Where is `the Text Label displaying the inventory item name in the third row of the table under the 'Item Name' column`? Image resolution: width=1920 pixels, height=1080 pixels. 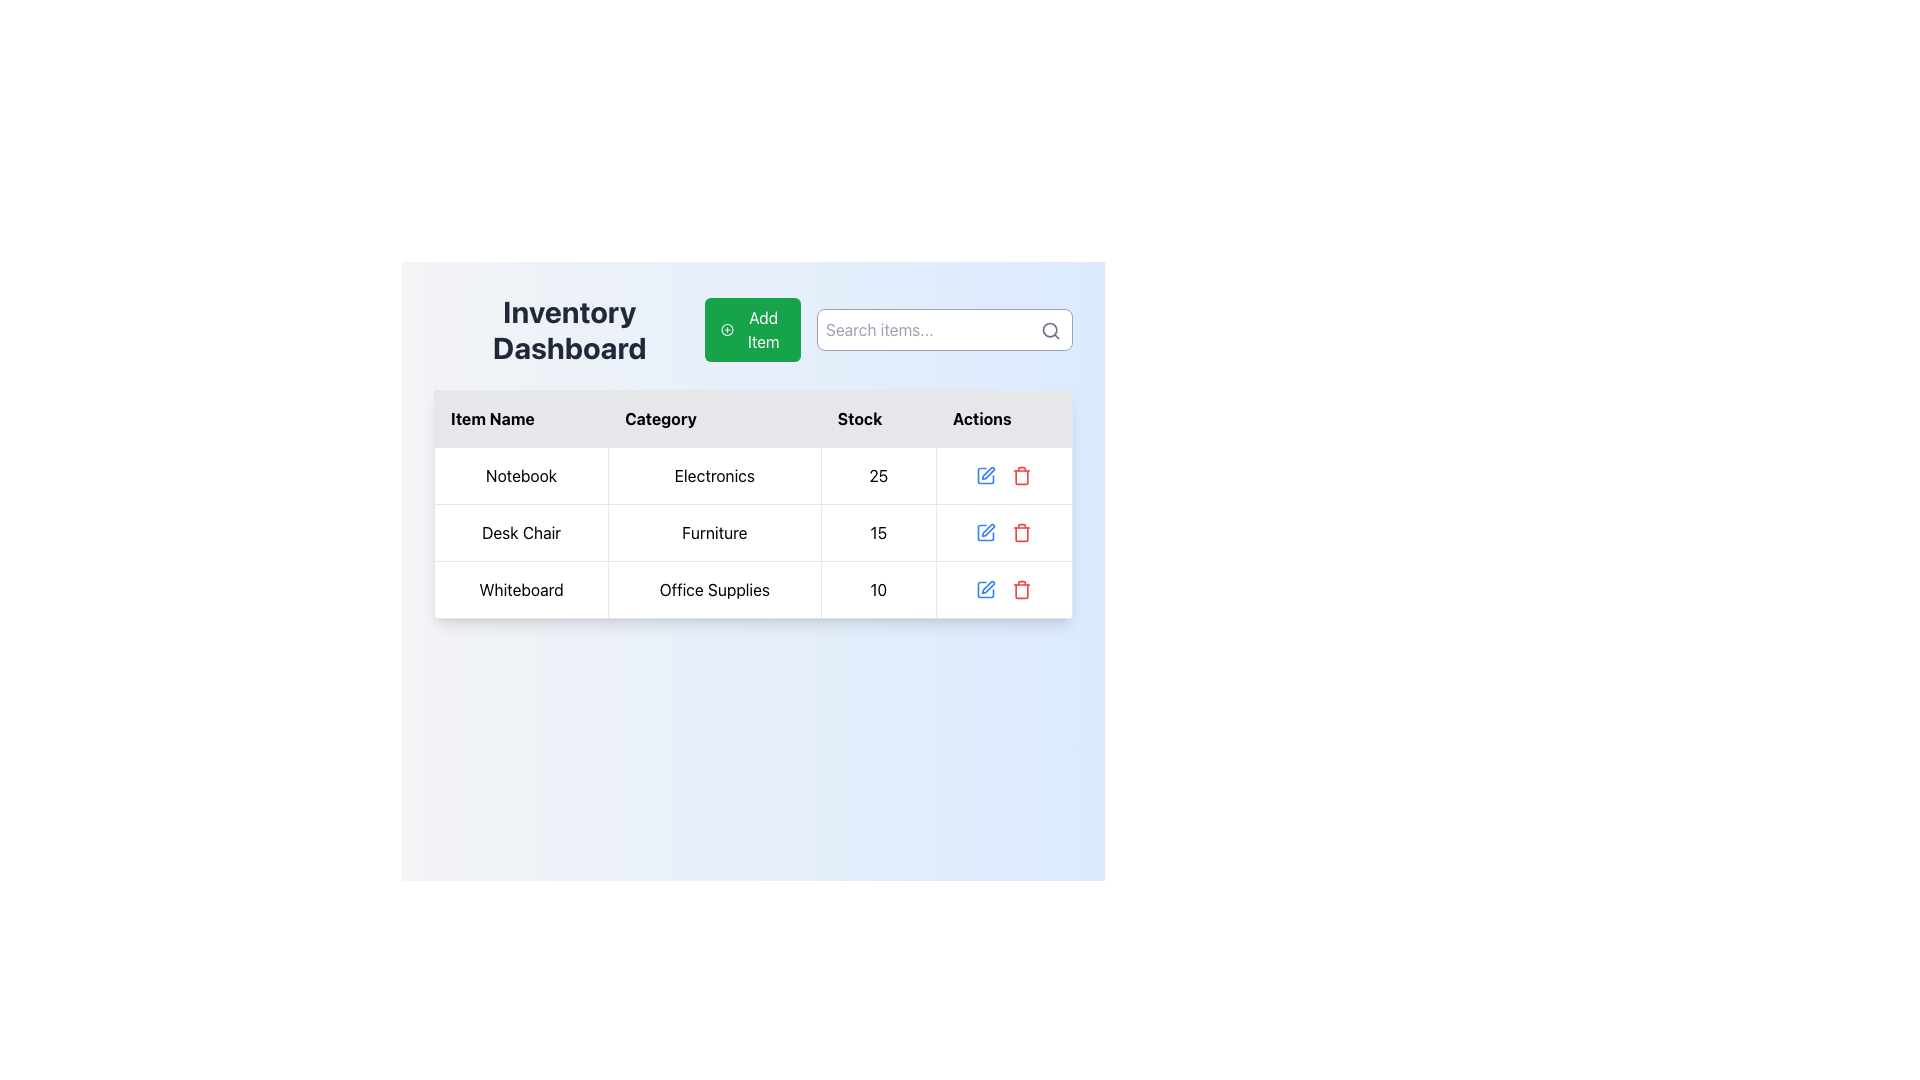
the Text Label displaying the inventory item name in the third row of the table under the 'Item Name' column is located at coordinates (521, 589).